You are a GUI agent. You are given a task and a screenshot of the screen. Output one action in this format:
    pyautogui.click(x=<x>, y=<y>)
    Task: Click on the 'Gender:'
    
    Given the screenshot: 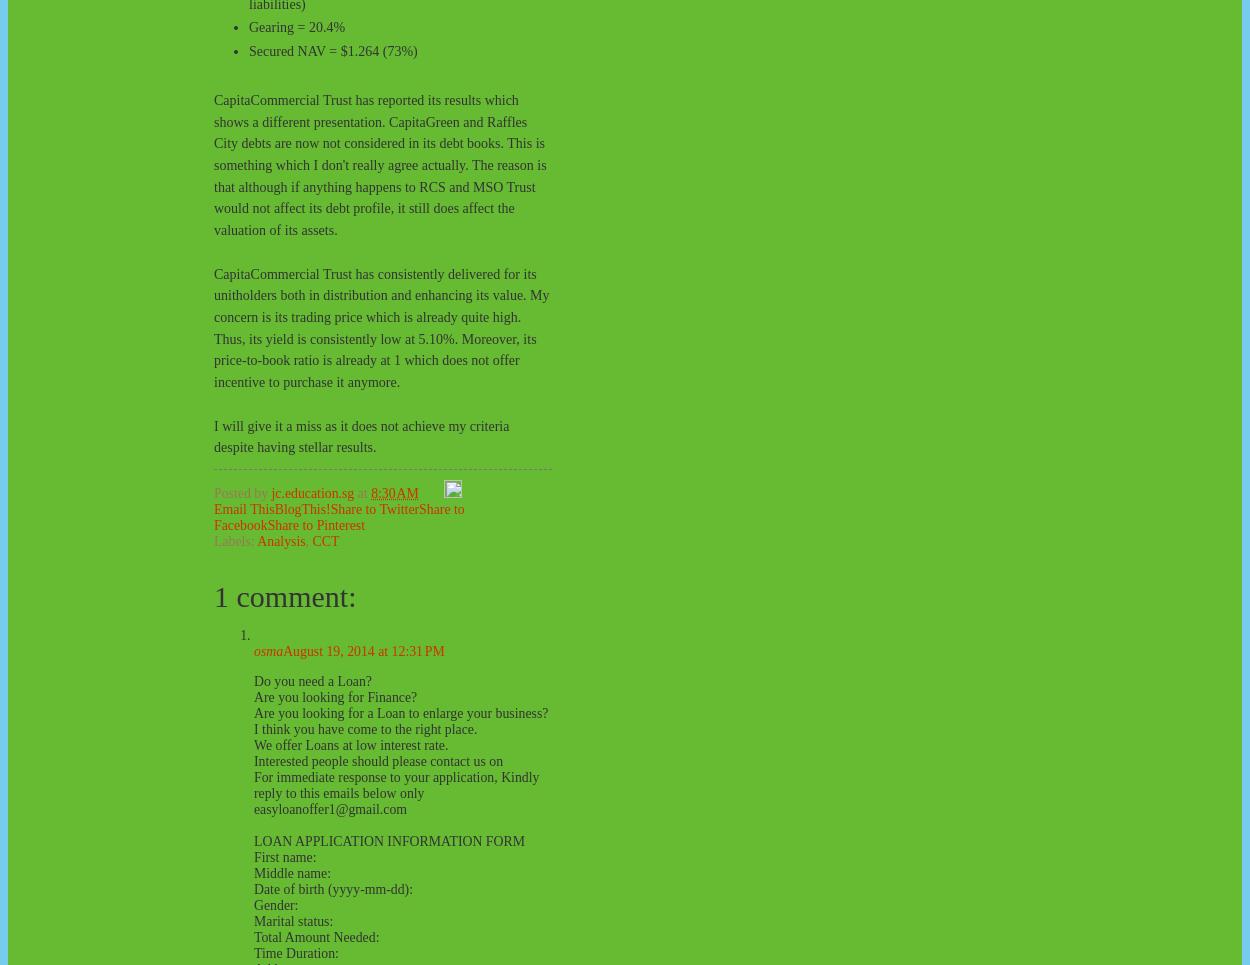 What is the action you would take?
    pyautogui.click(x=276, y=903)
    